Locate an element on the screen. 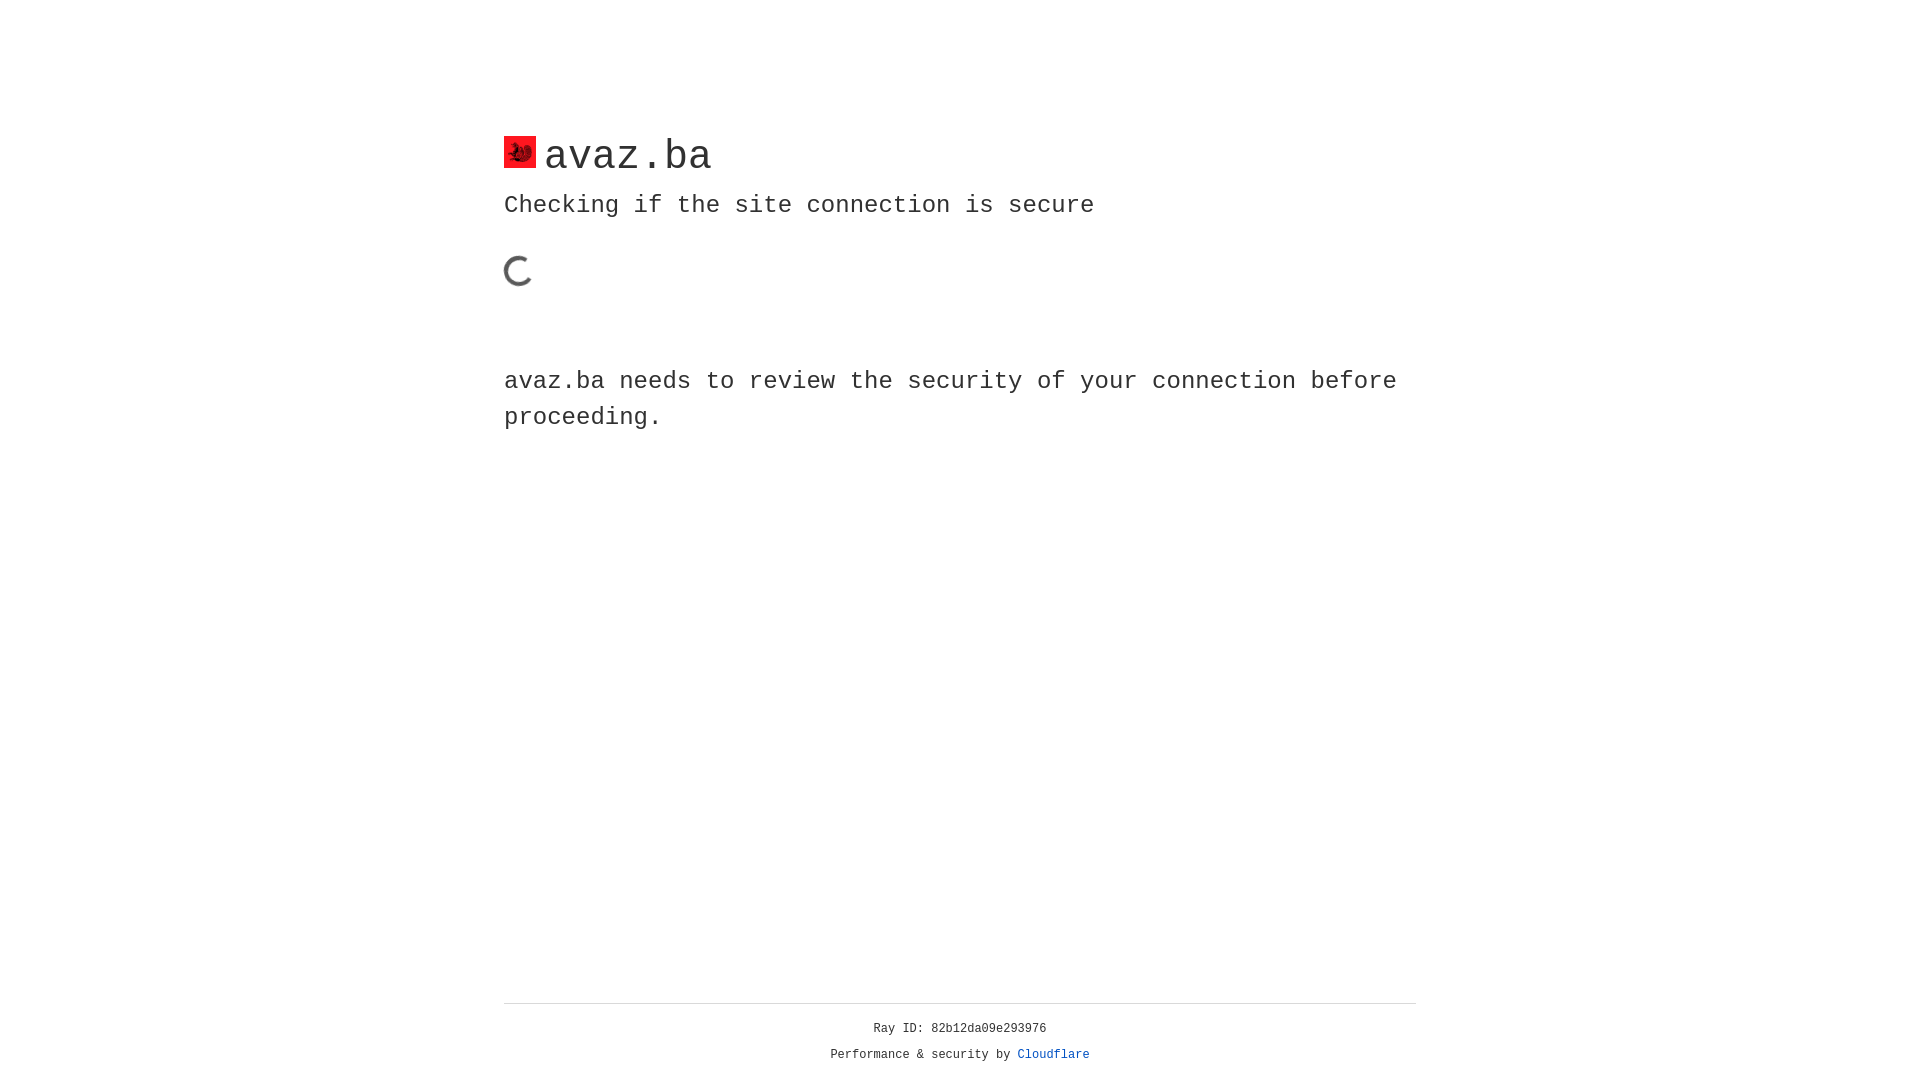 The image size is (1920, 1080). 'Cloudflare' is located at coordinates (1053, 1054).